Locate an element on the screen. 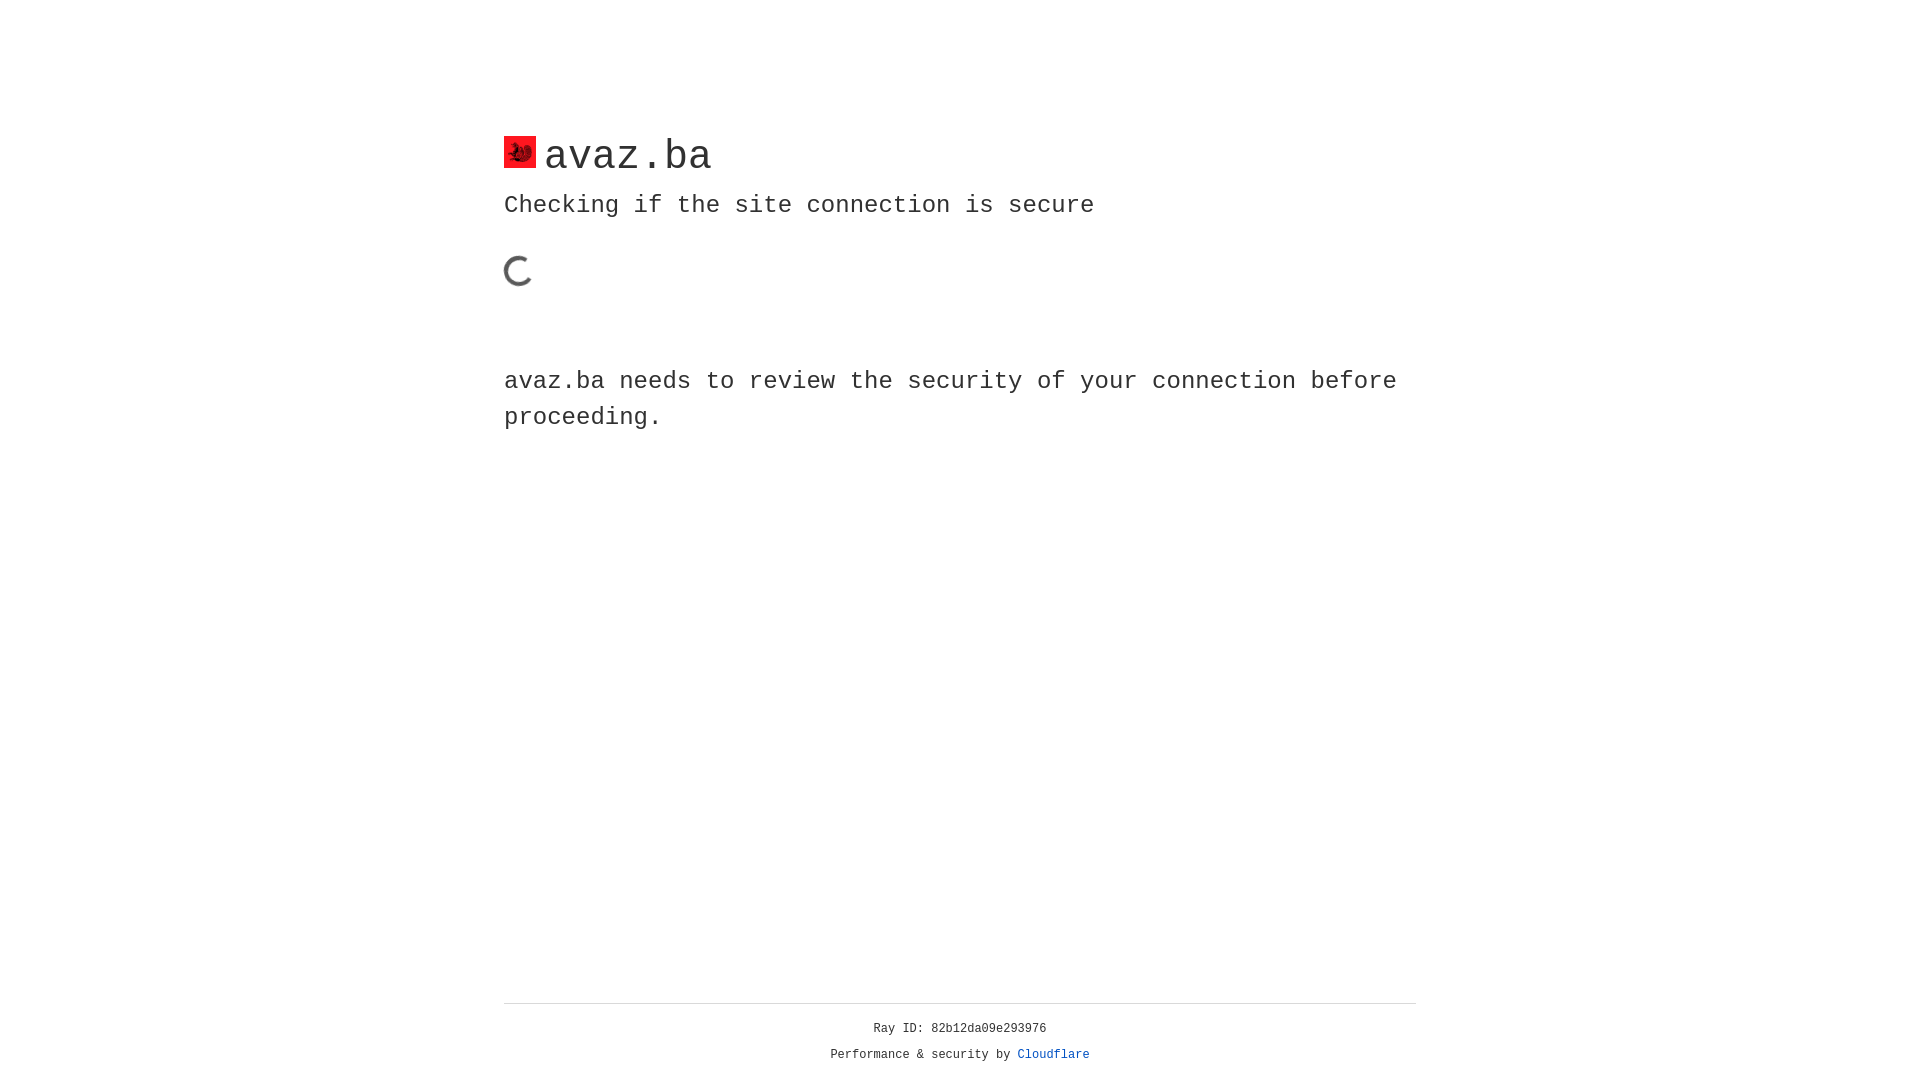 The image size is (1920, 1080). 'Cloudflare' is located at coordinates (1053, 1054).